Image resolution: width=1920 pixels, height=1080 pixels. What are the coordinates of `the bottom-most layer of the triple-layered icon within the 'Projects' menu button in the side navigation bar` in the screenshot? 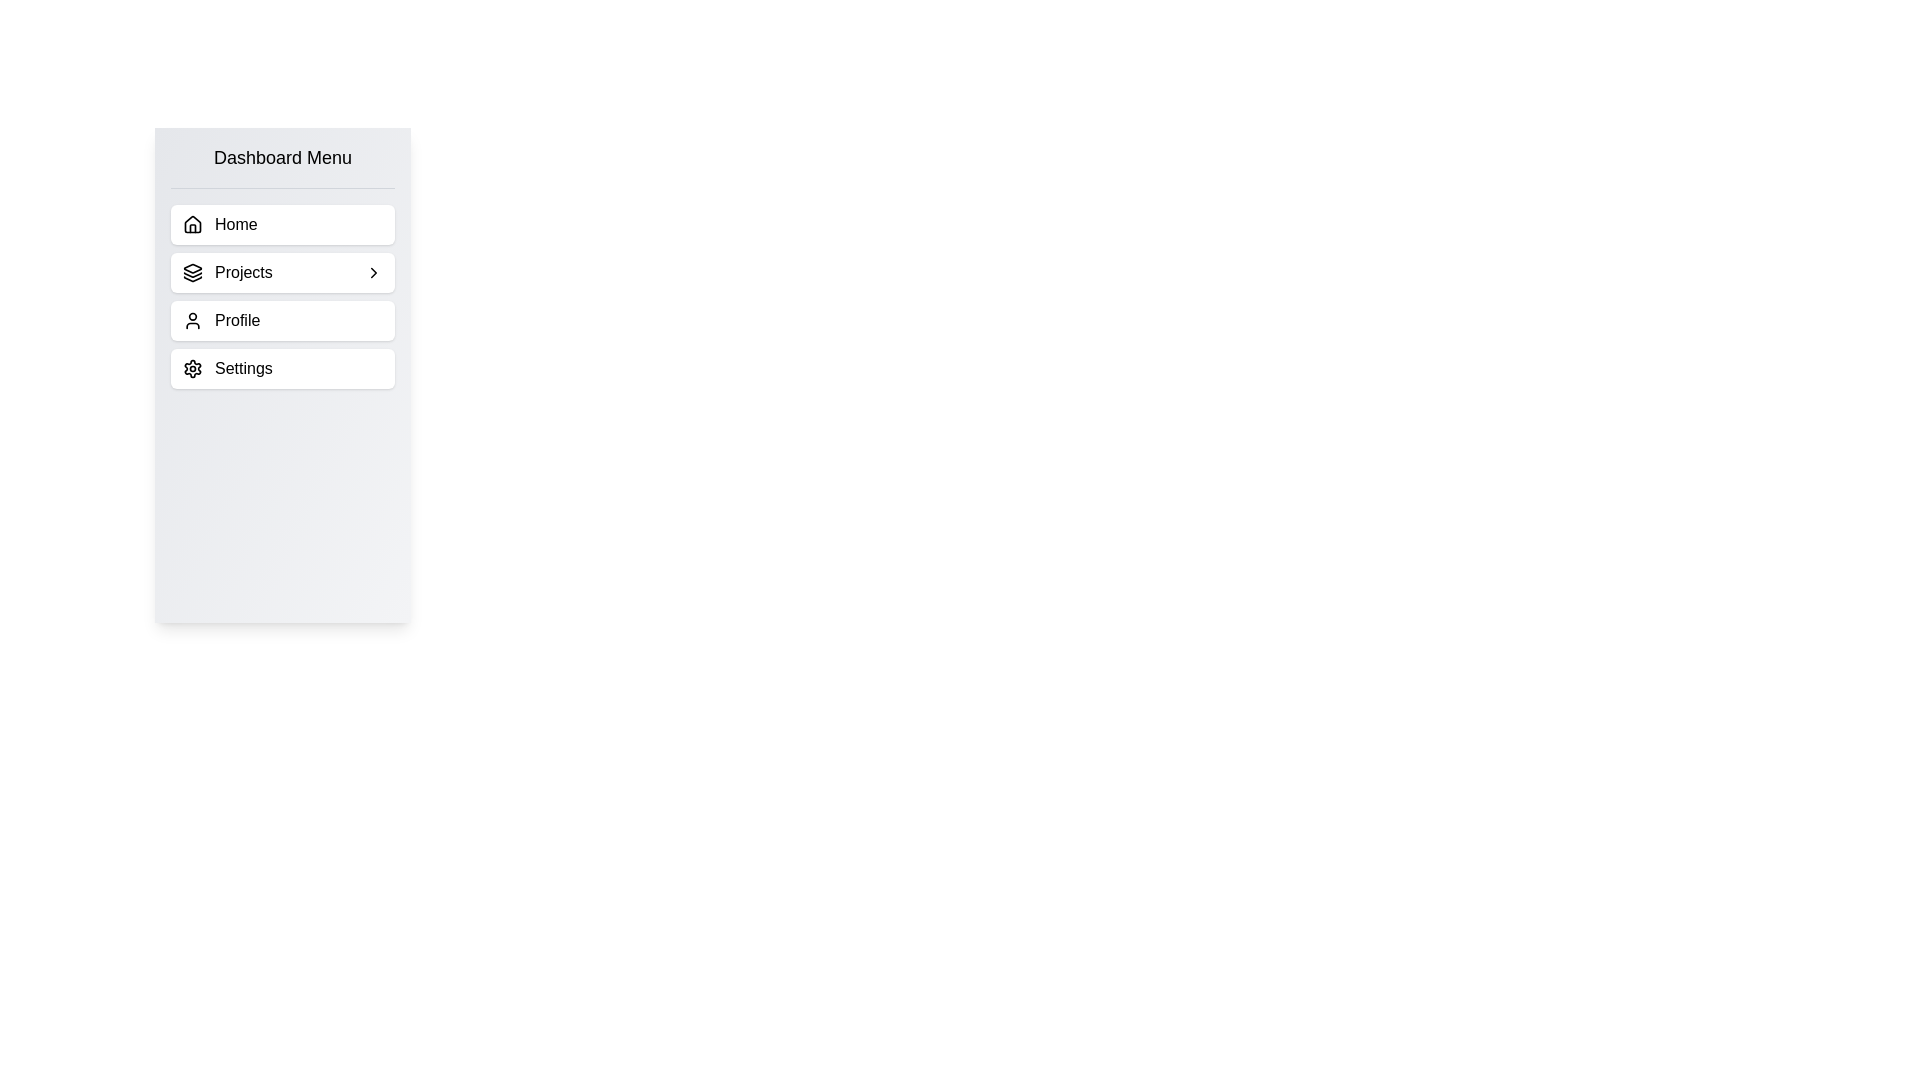 It's located at (192, 279).